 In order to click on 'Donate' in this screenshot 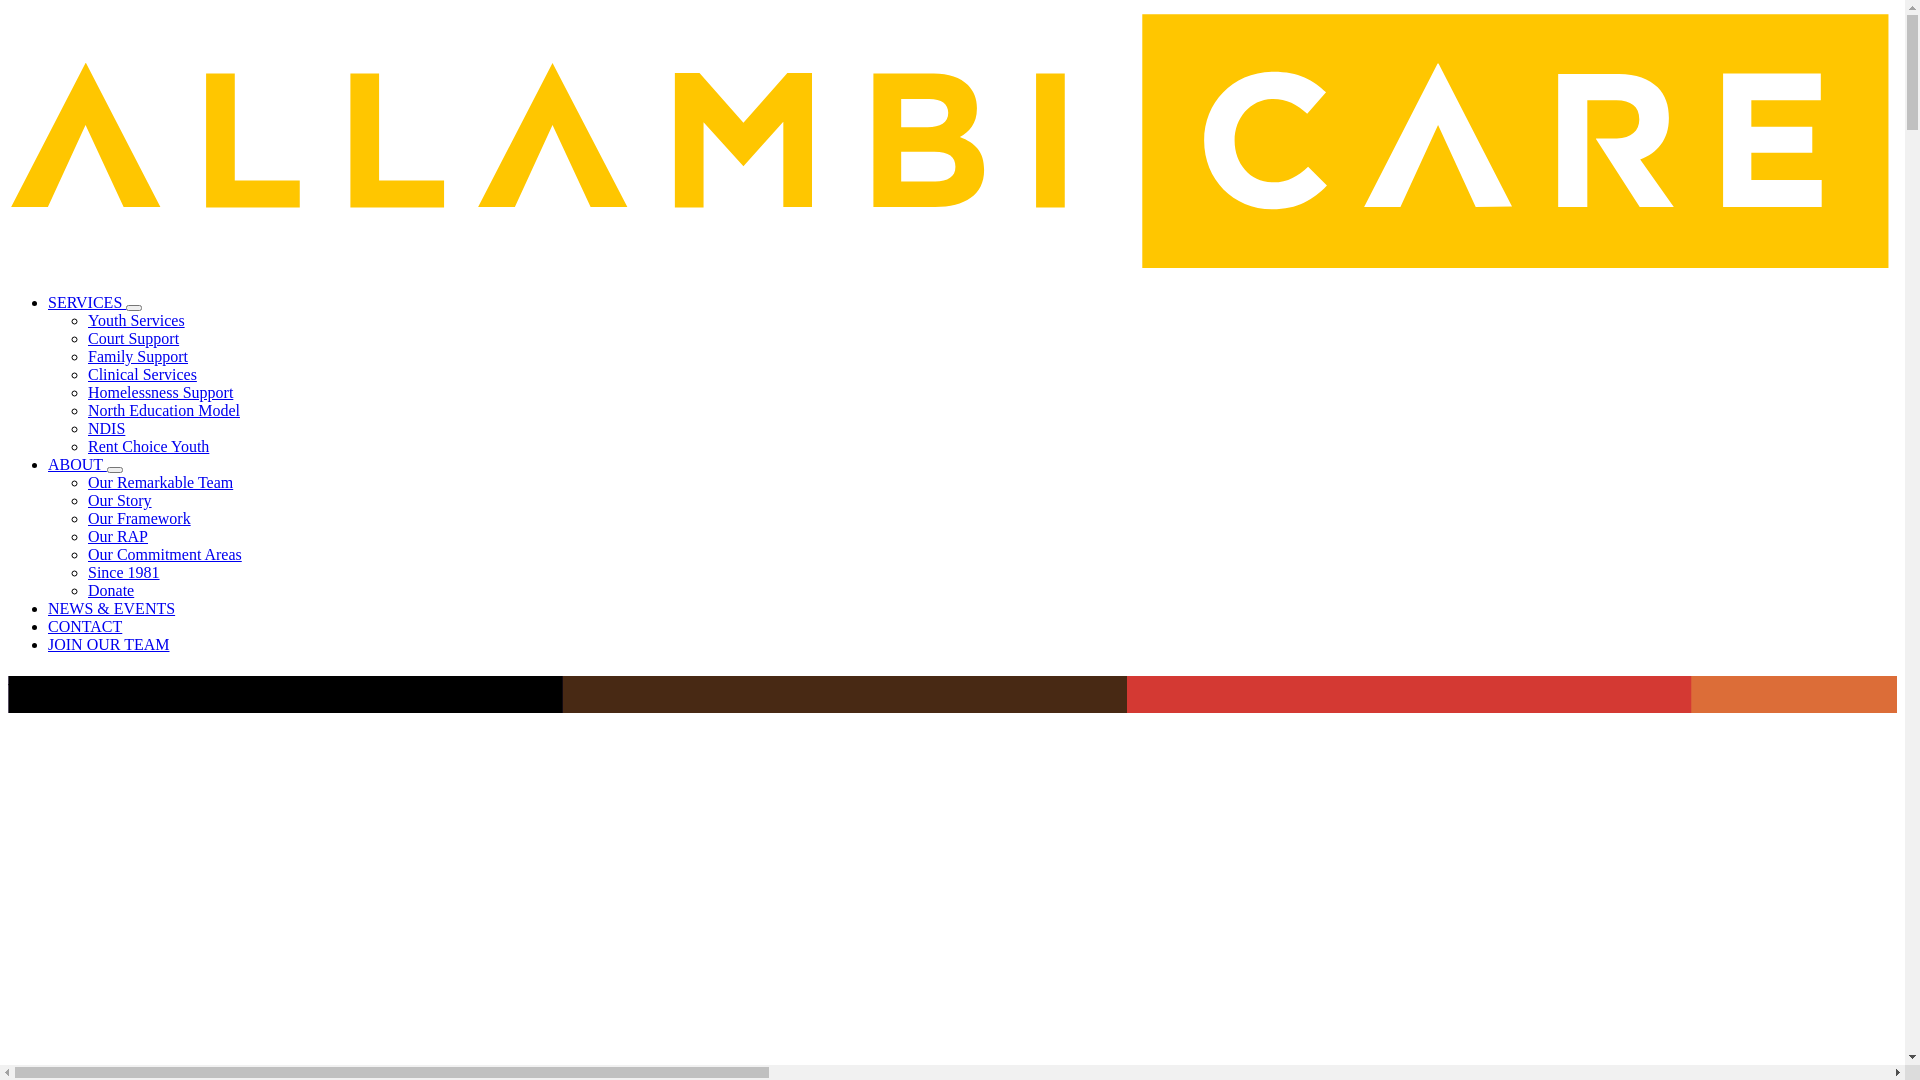, I will do `click(86, 589)`.